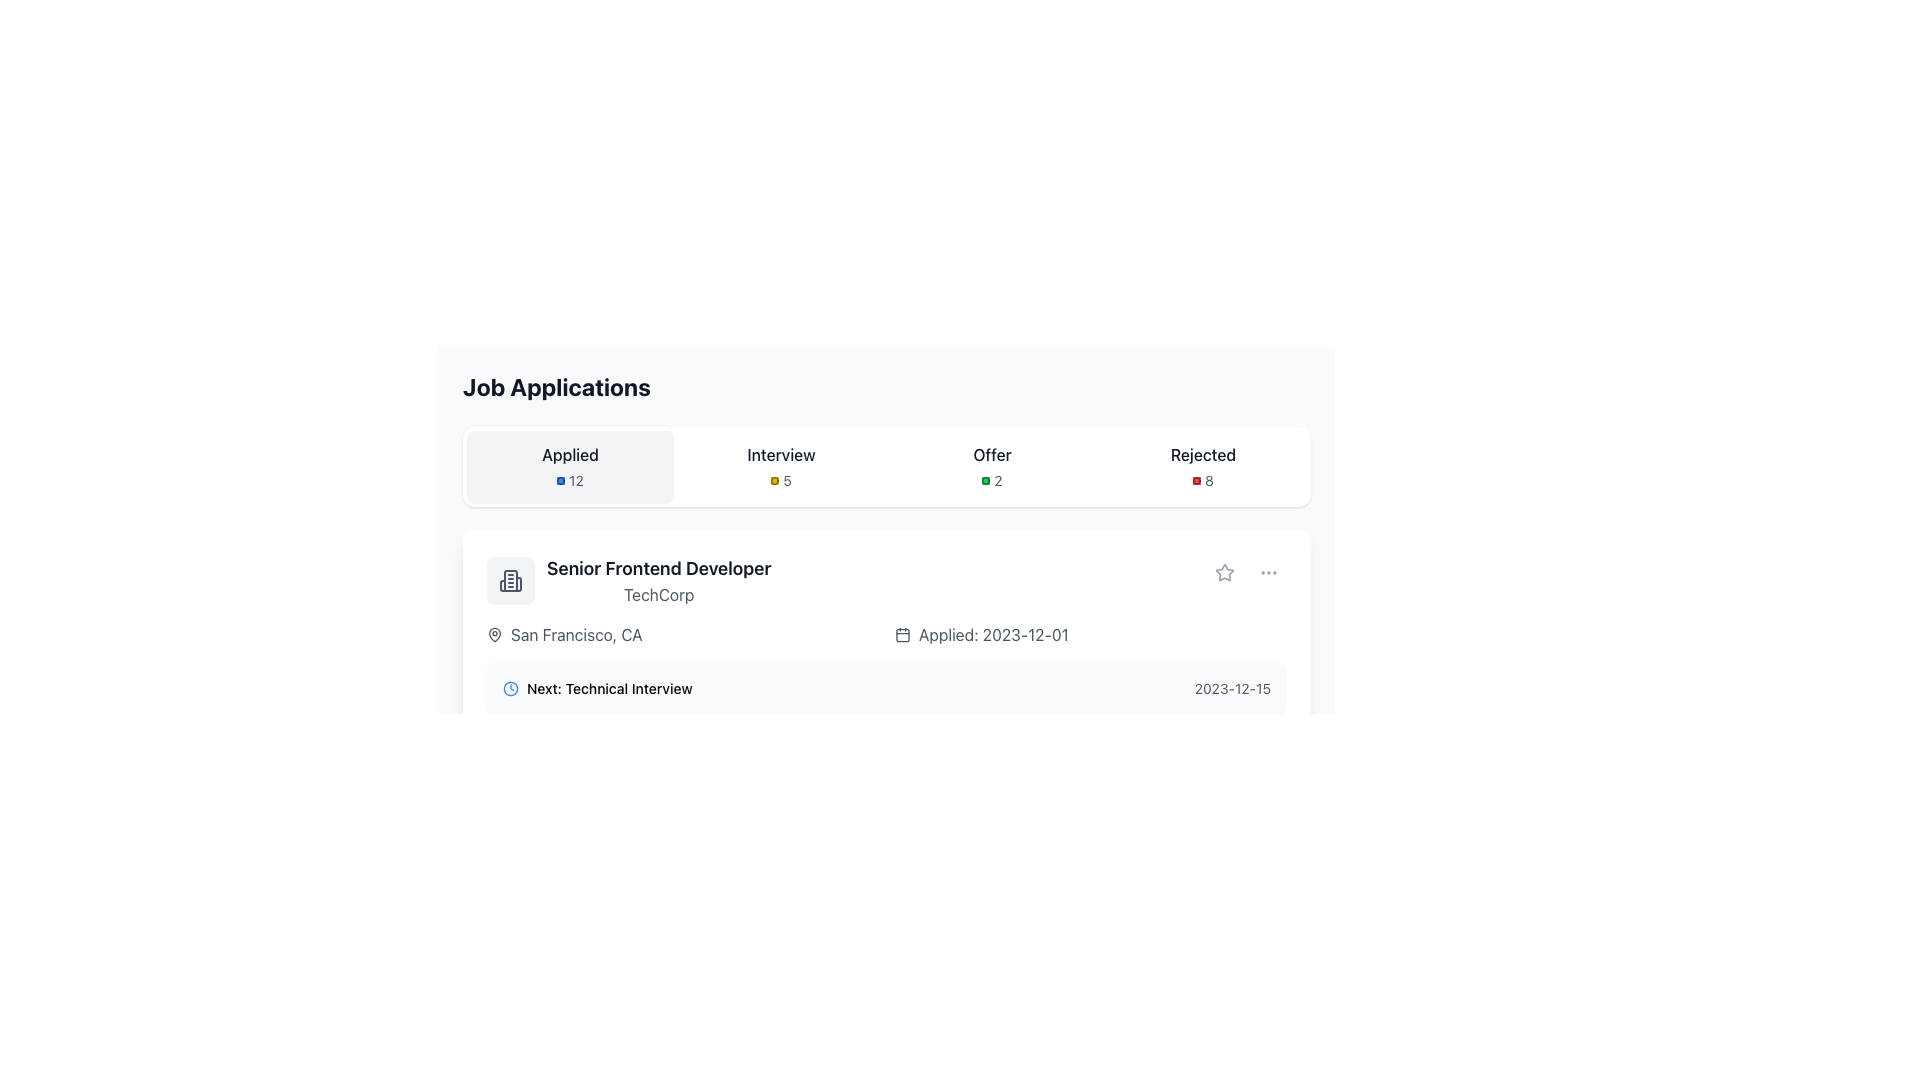 The image size is (1920, 1080). Describe the element at coordinates (992, 481) in the screenshot. I see `the Display indicator for job offers, which is marked by a green indicator and located under the 'Offer' column in the job applications summary` at that location.